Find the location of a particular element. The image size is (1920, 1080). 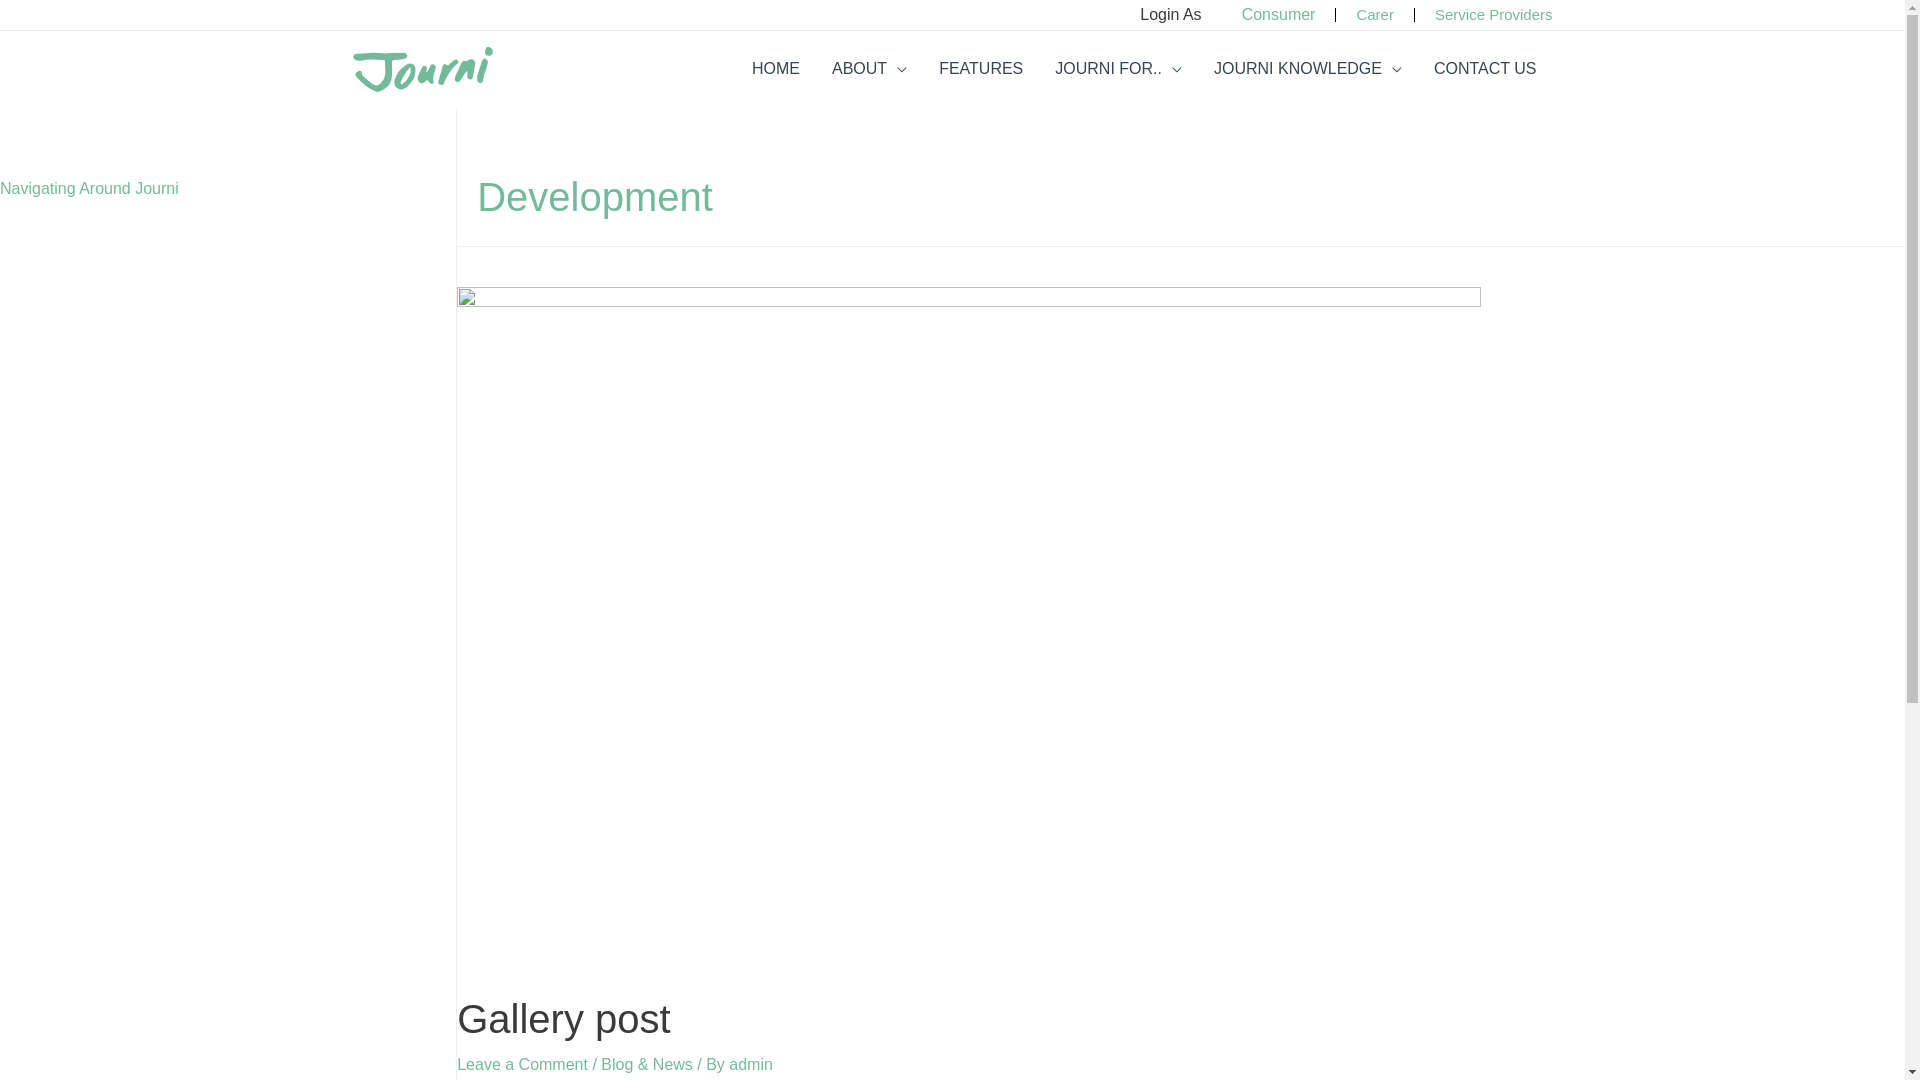

'HOME' is located at coordinates (775, 68).